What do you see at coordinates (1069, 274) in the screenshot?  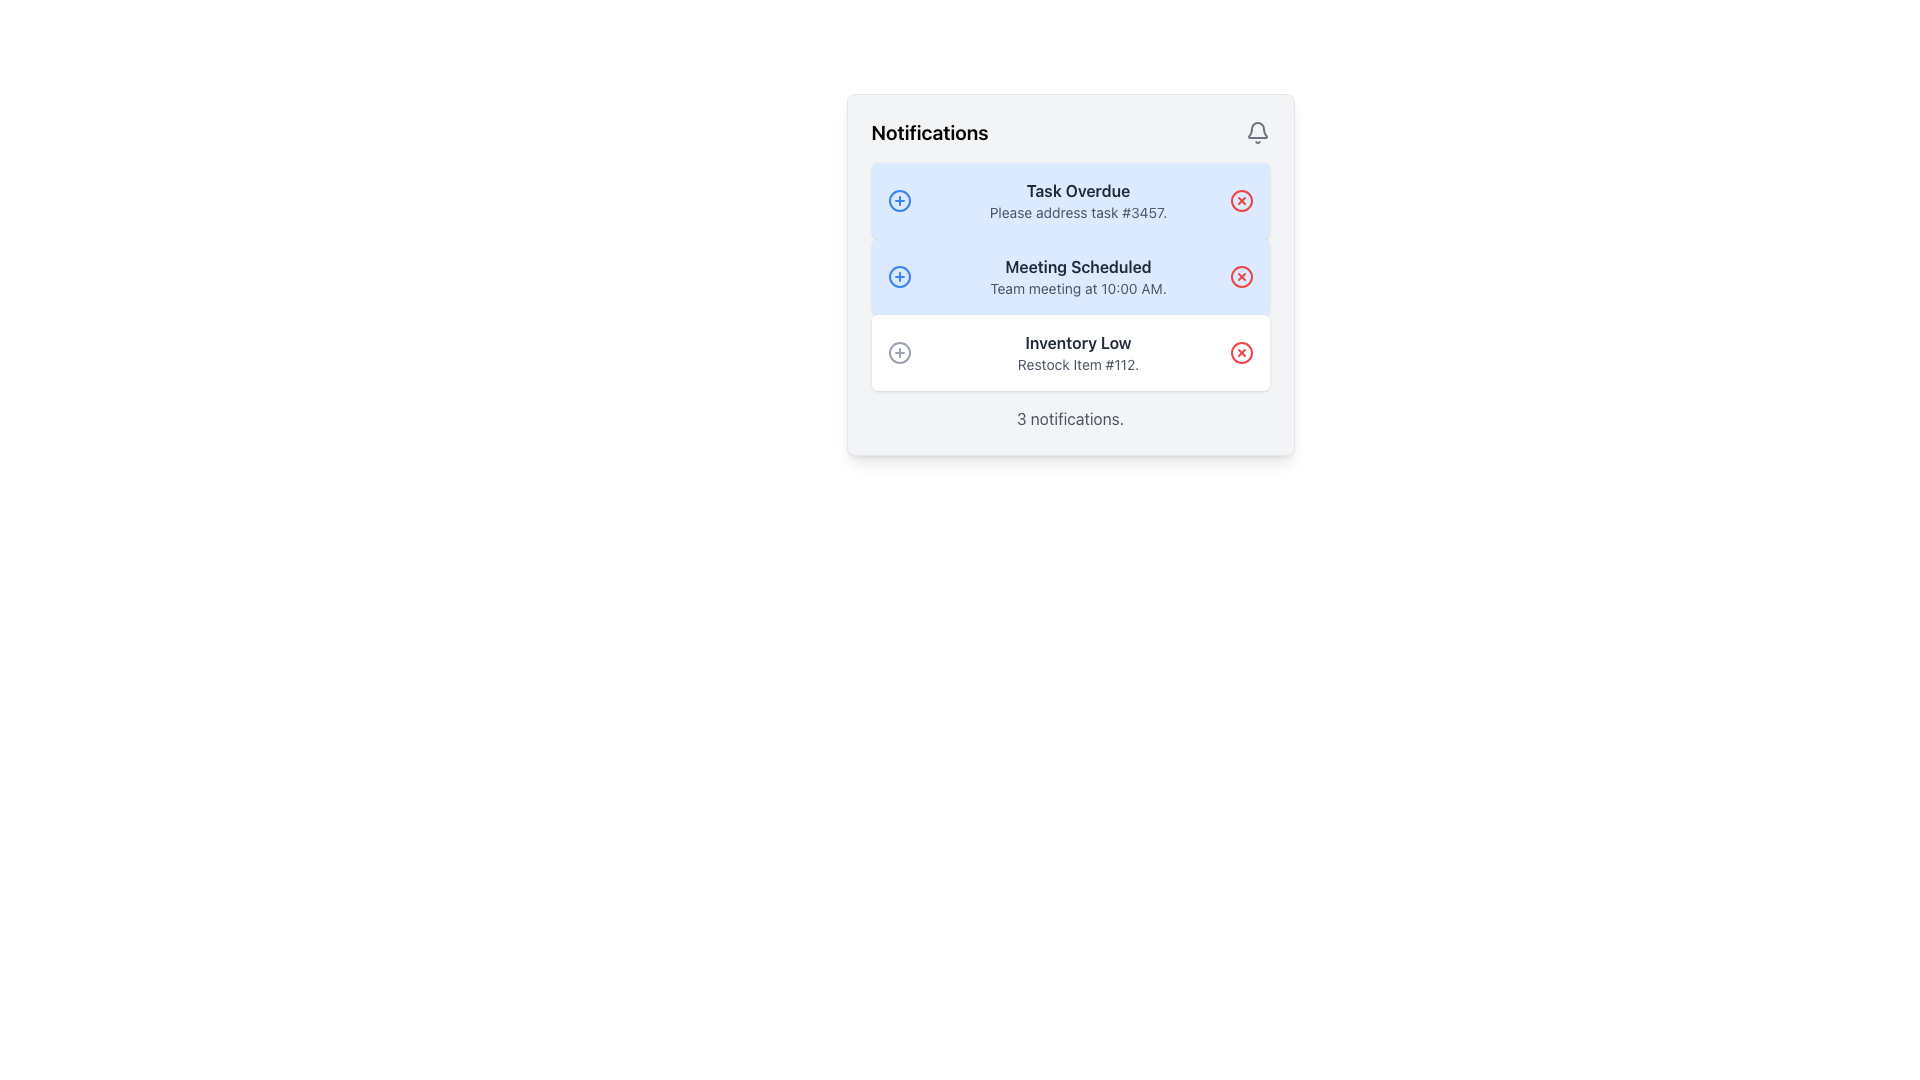 I see `the Notification panel, which displays an overview of tasks or events requiring attention` at bounding box center [1069, 274].